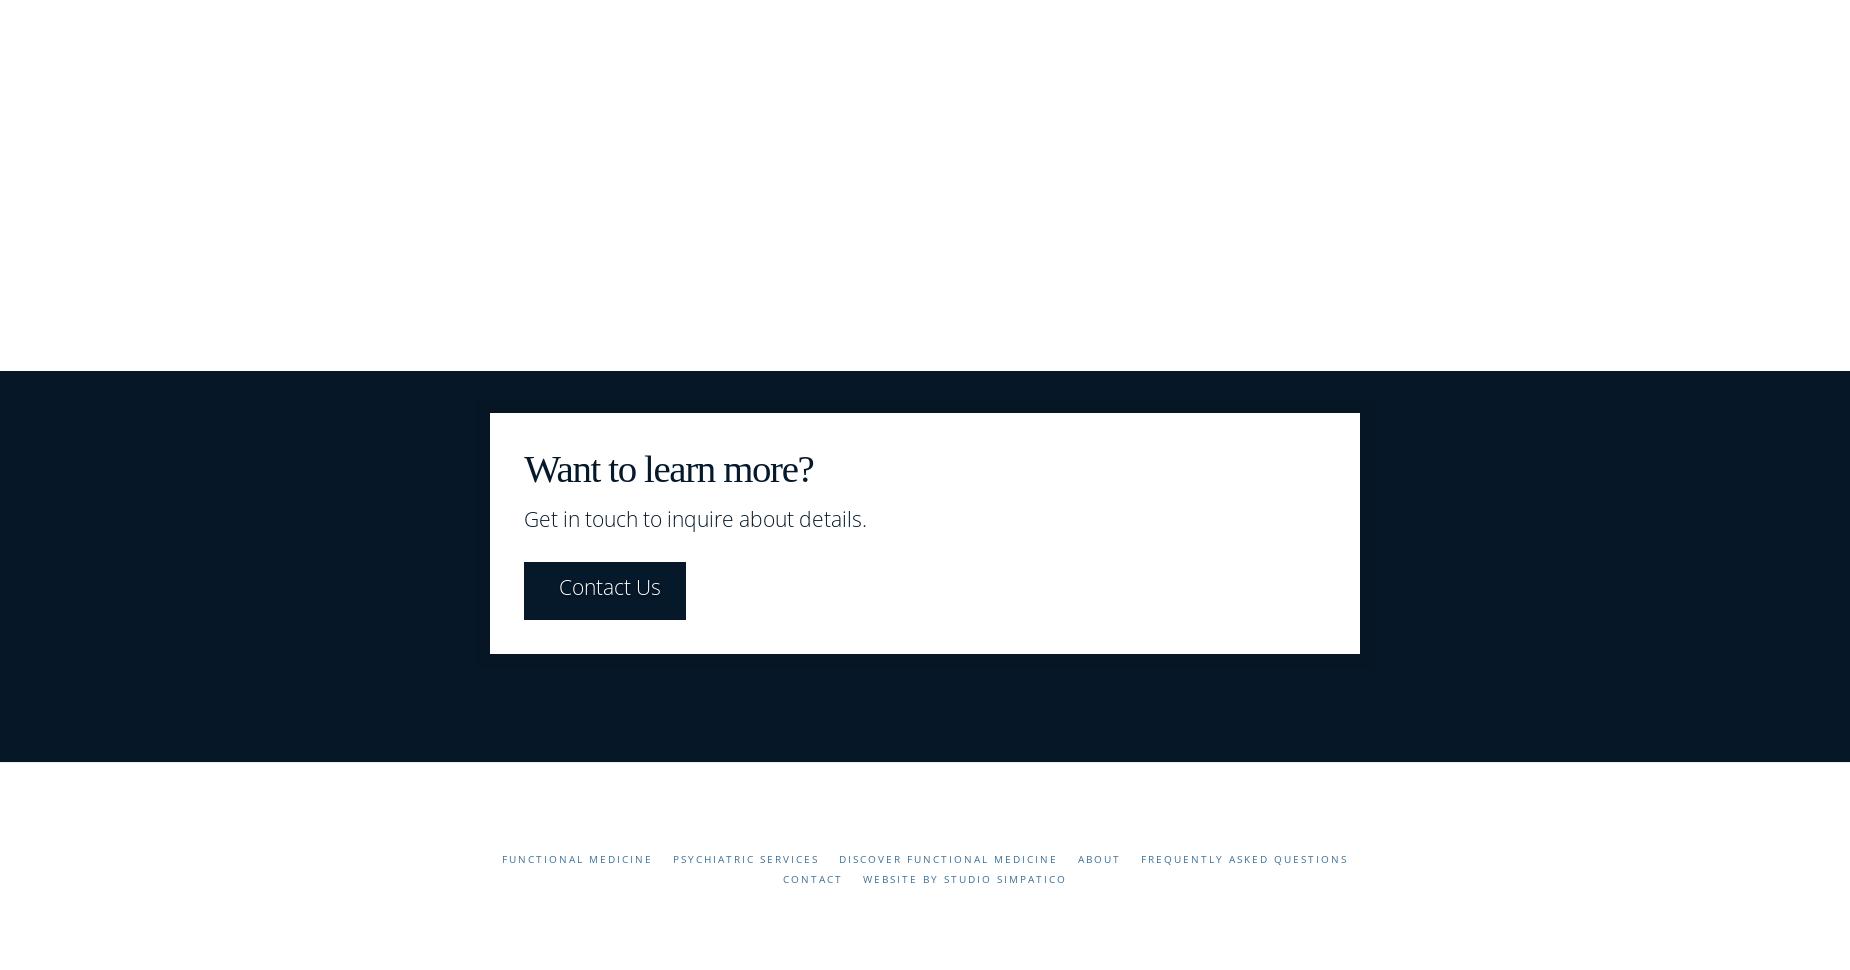 The height and width of the screenshot is (970, 1850). What do you see at coordinates (838, 856) in the screenshot?
I see `'Discover Functional Medicine'` at bounding box center [838, 856].